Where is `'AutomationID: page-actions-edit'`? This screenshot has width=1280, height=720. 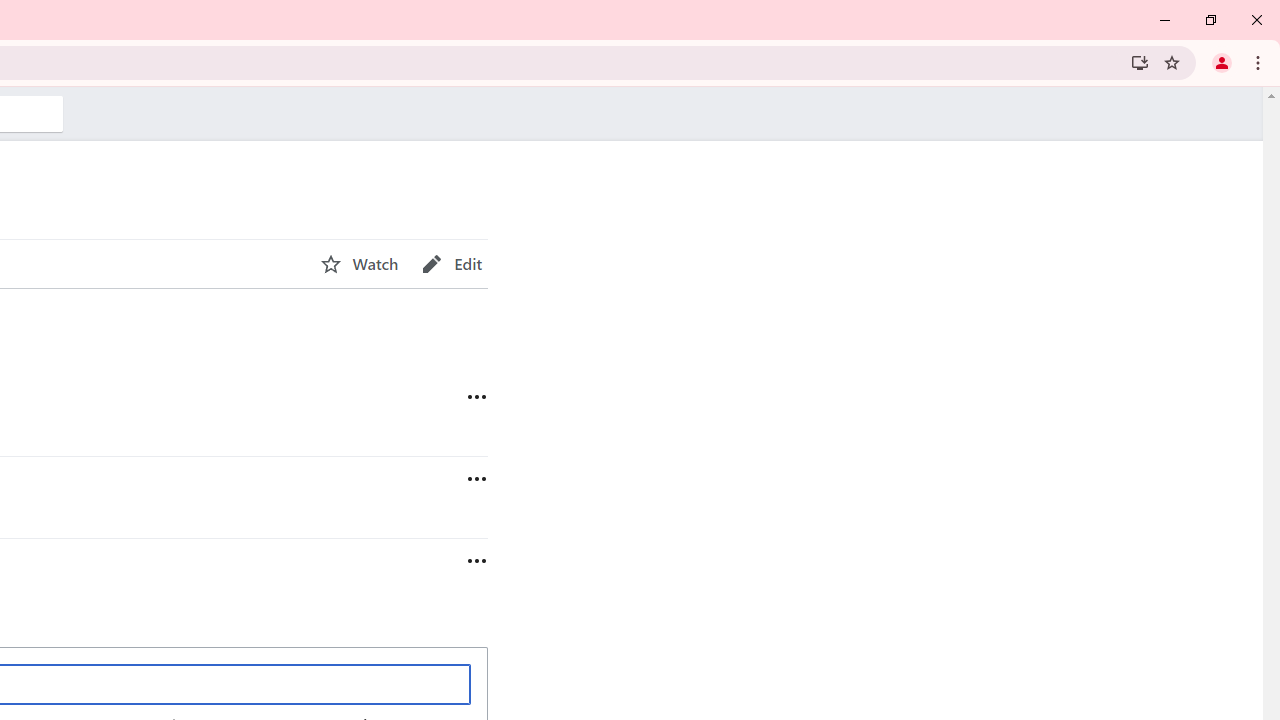 'AutomationID: page-actions-edit' is located at coordinates (451, 263).